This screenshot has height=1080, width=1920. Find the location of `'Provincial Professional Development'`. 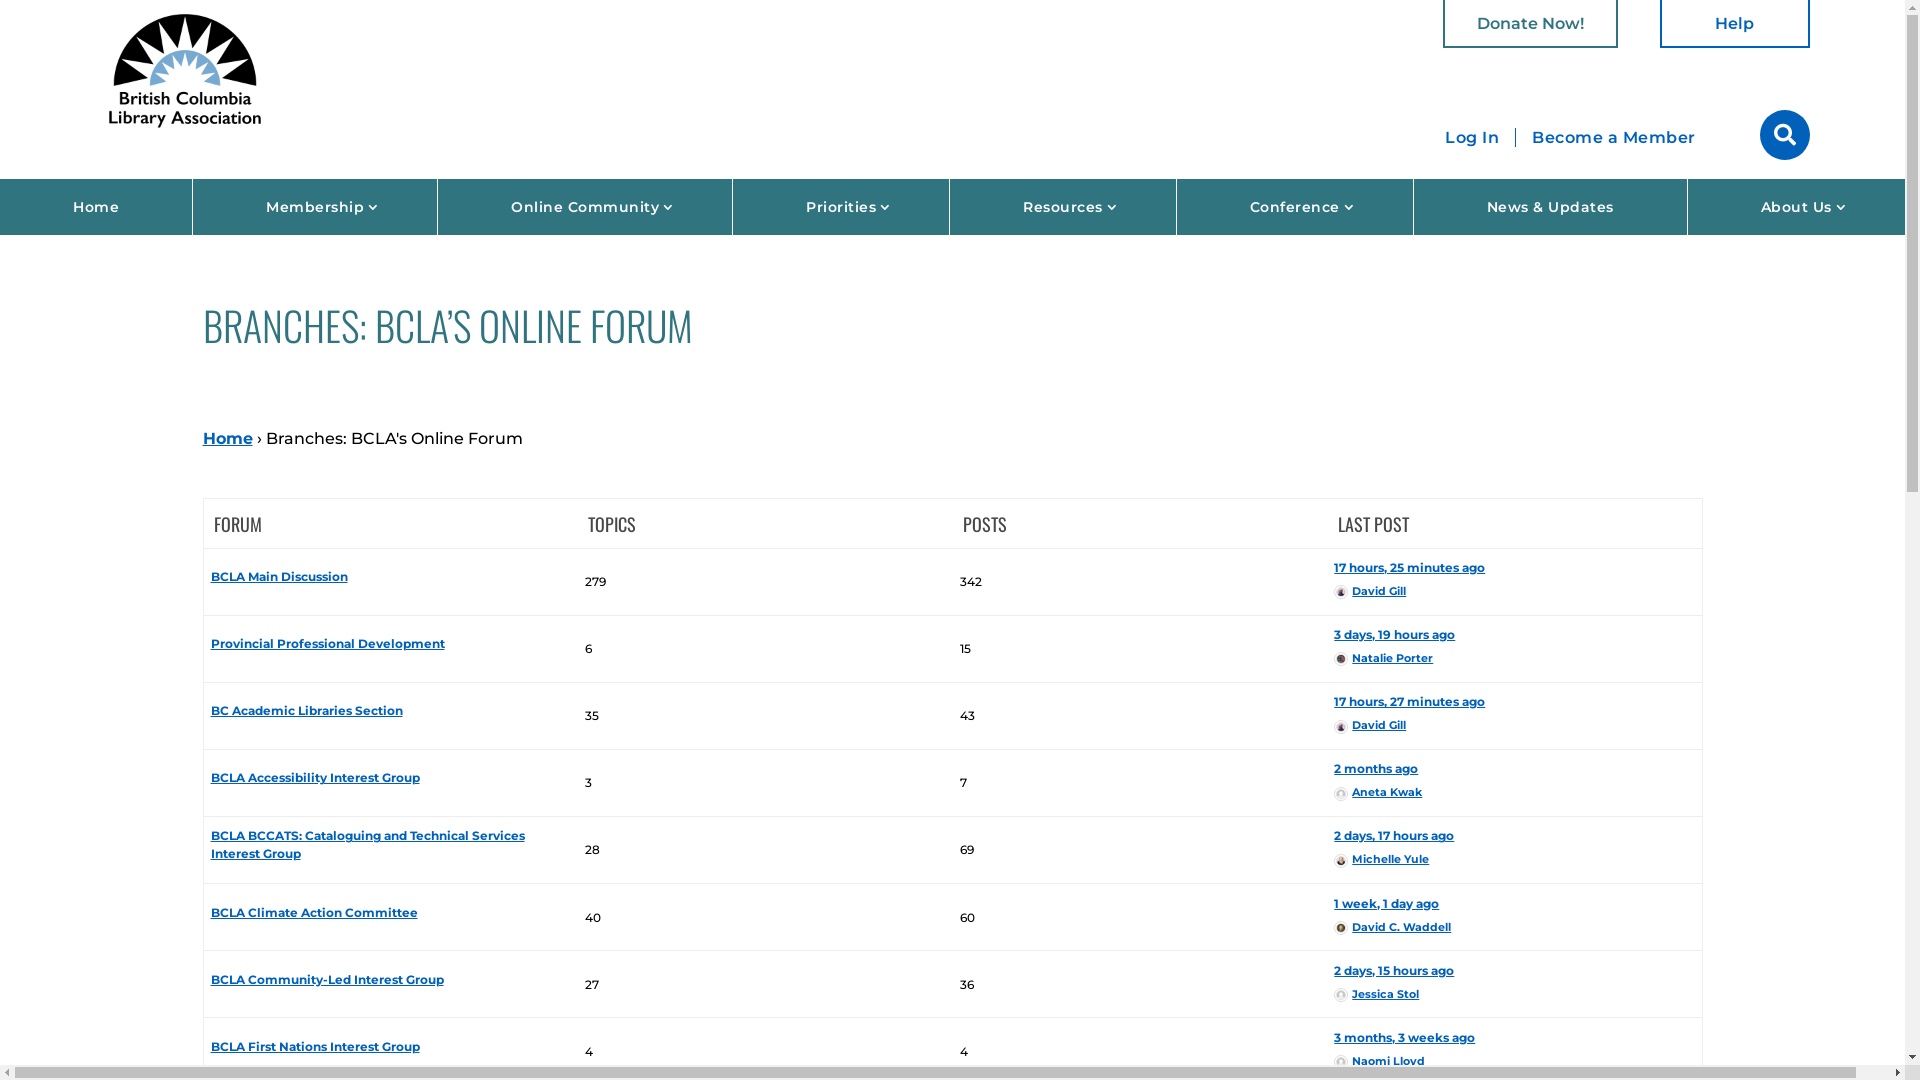

'Provincial Professional Development' is located at coordinates (327, 643).